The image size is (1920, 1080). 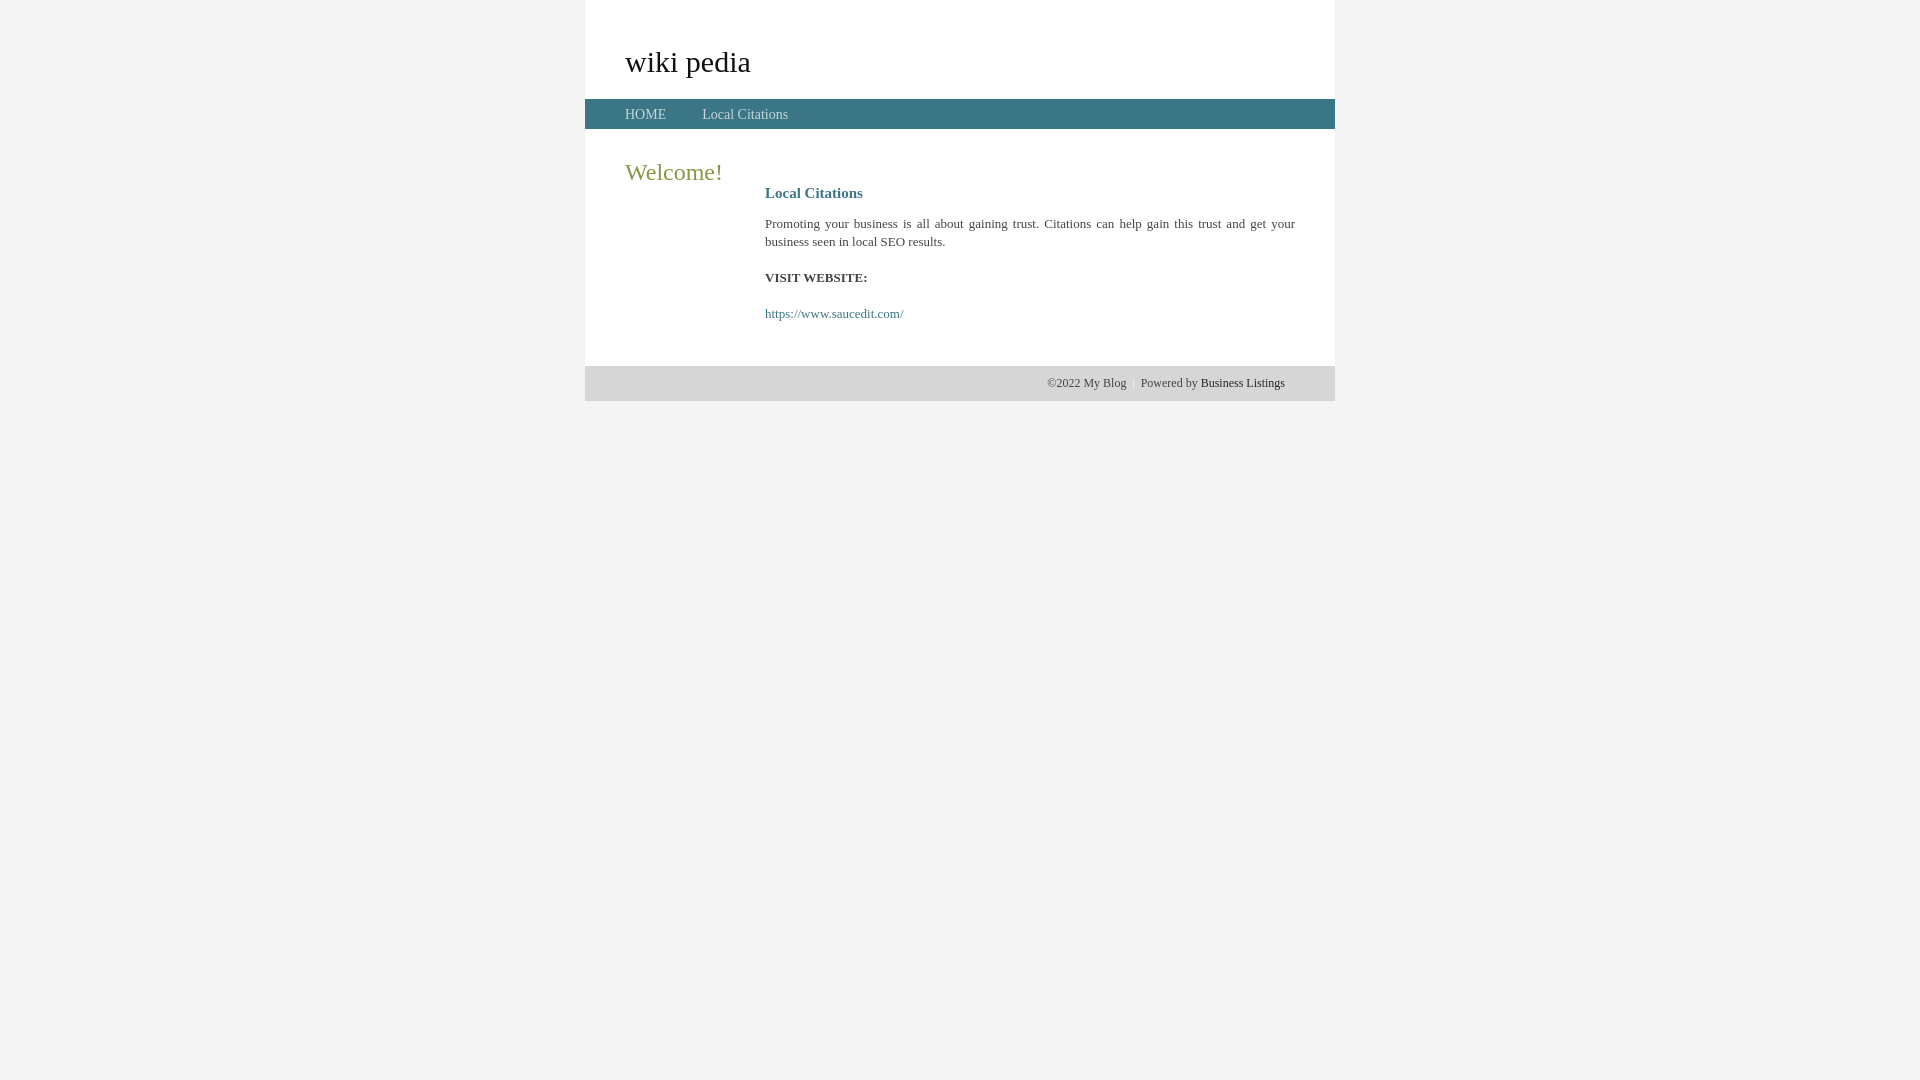 What do you see at coordinates (743, 114) in the screenshot?
I see `'Local Citations'` at bounding box center [743, 114].